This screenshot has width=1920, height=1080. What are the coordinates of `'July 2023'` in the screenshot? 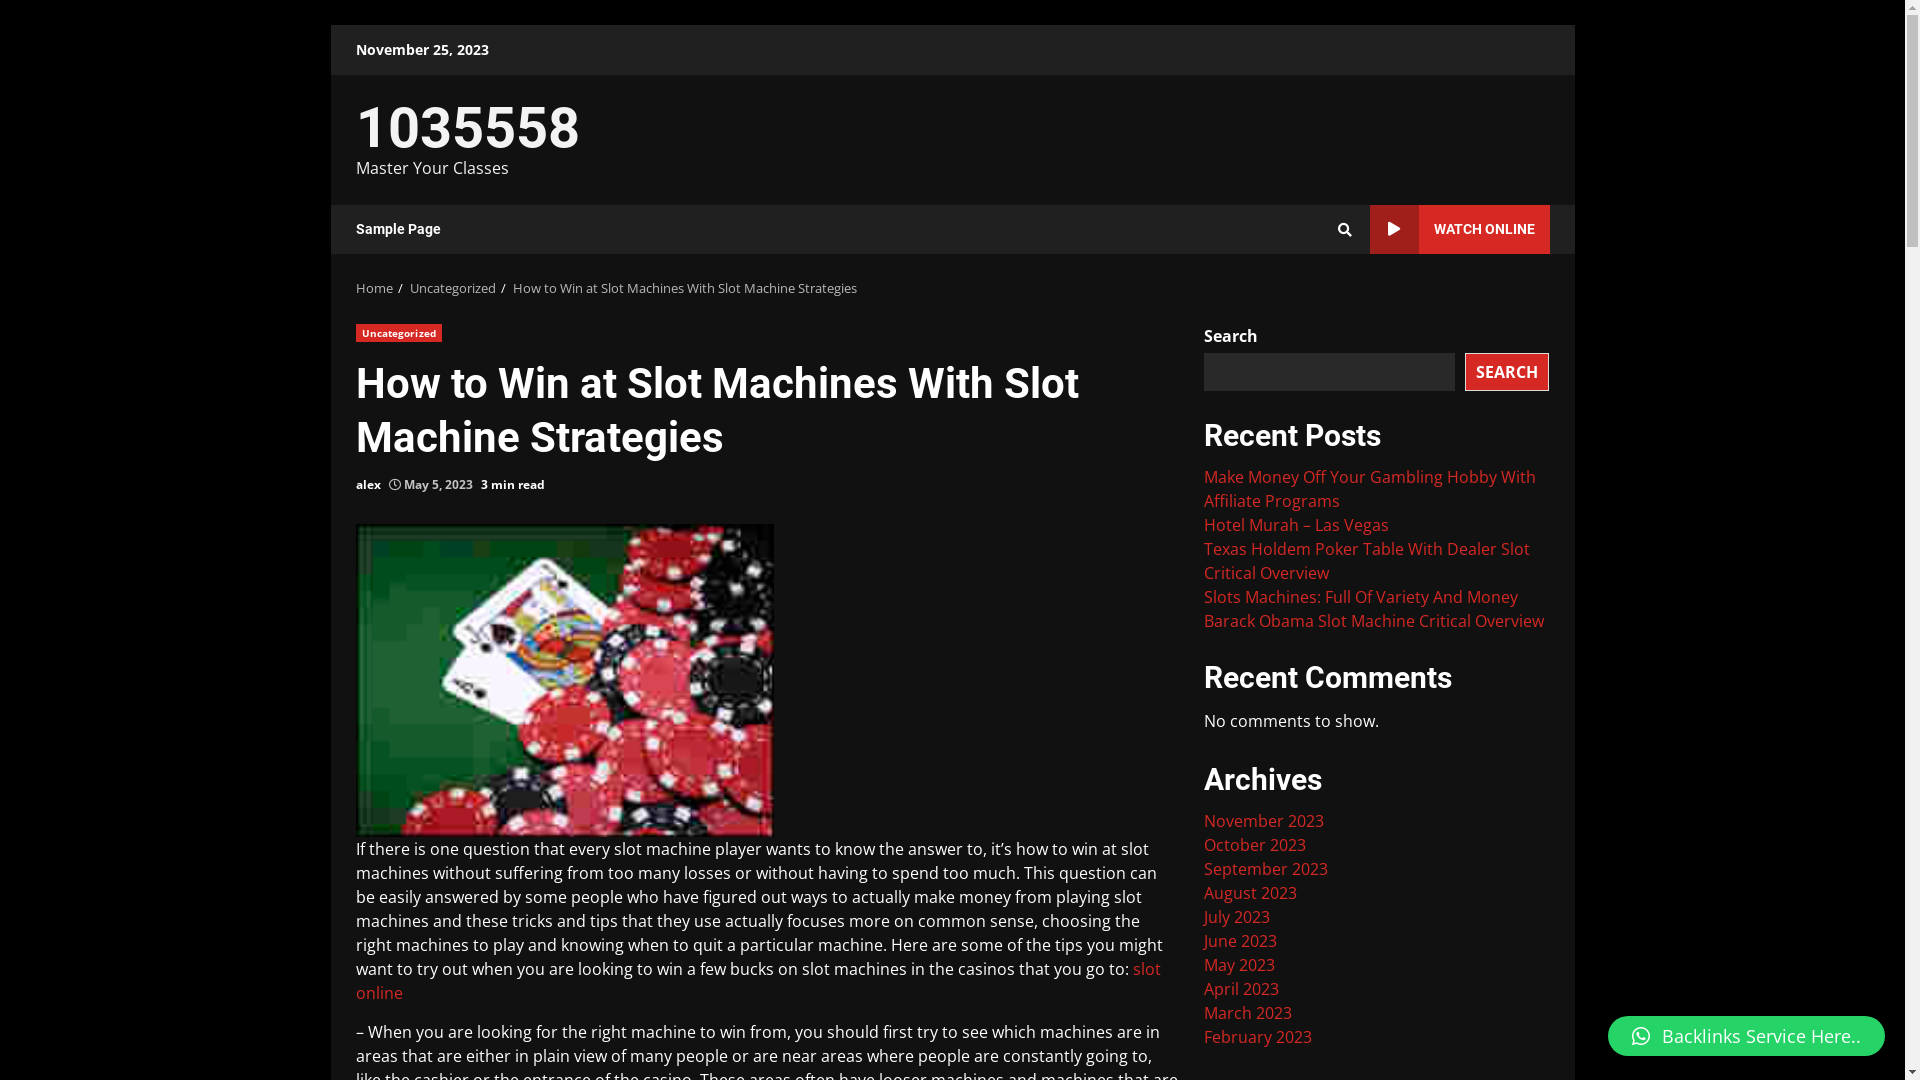 It's located at (1236, 917).